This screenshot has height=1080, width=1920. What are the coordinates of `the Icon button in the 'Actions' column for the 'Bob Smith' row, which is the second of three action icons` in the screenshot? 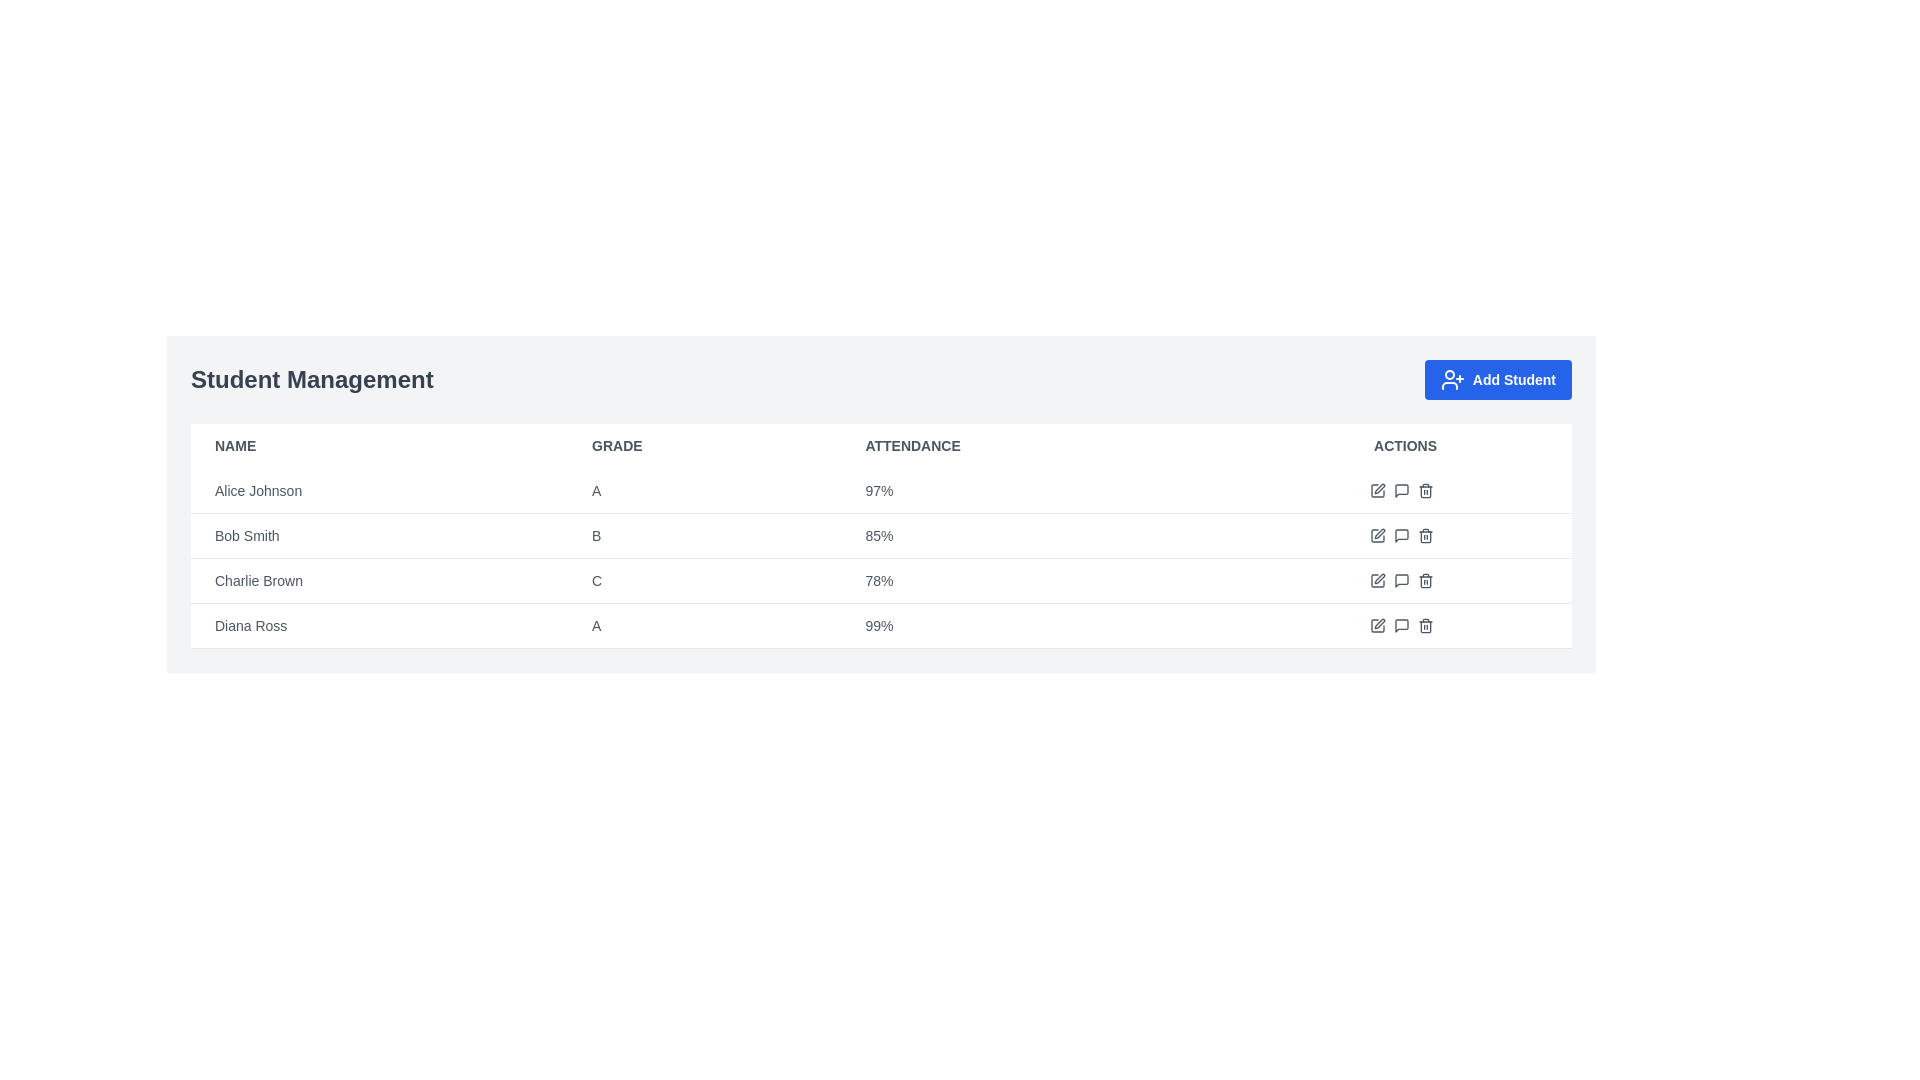 It's located at (1404, 535).